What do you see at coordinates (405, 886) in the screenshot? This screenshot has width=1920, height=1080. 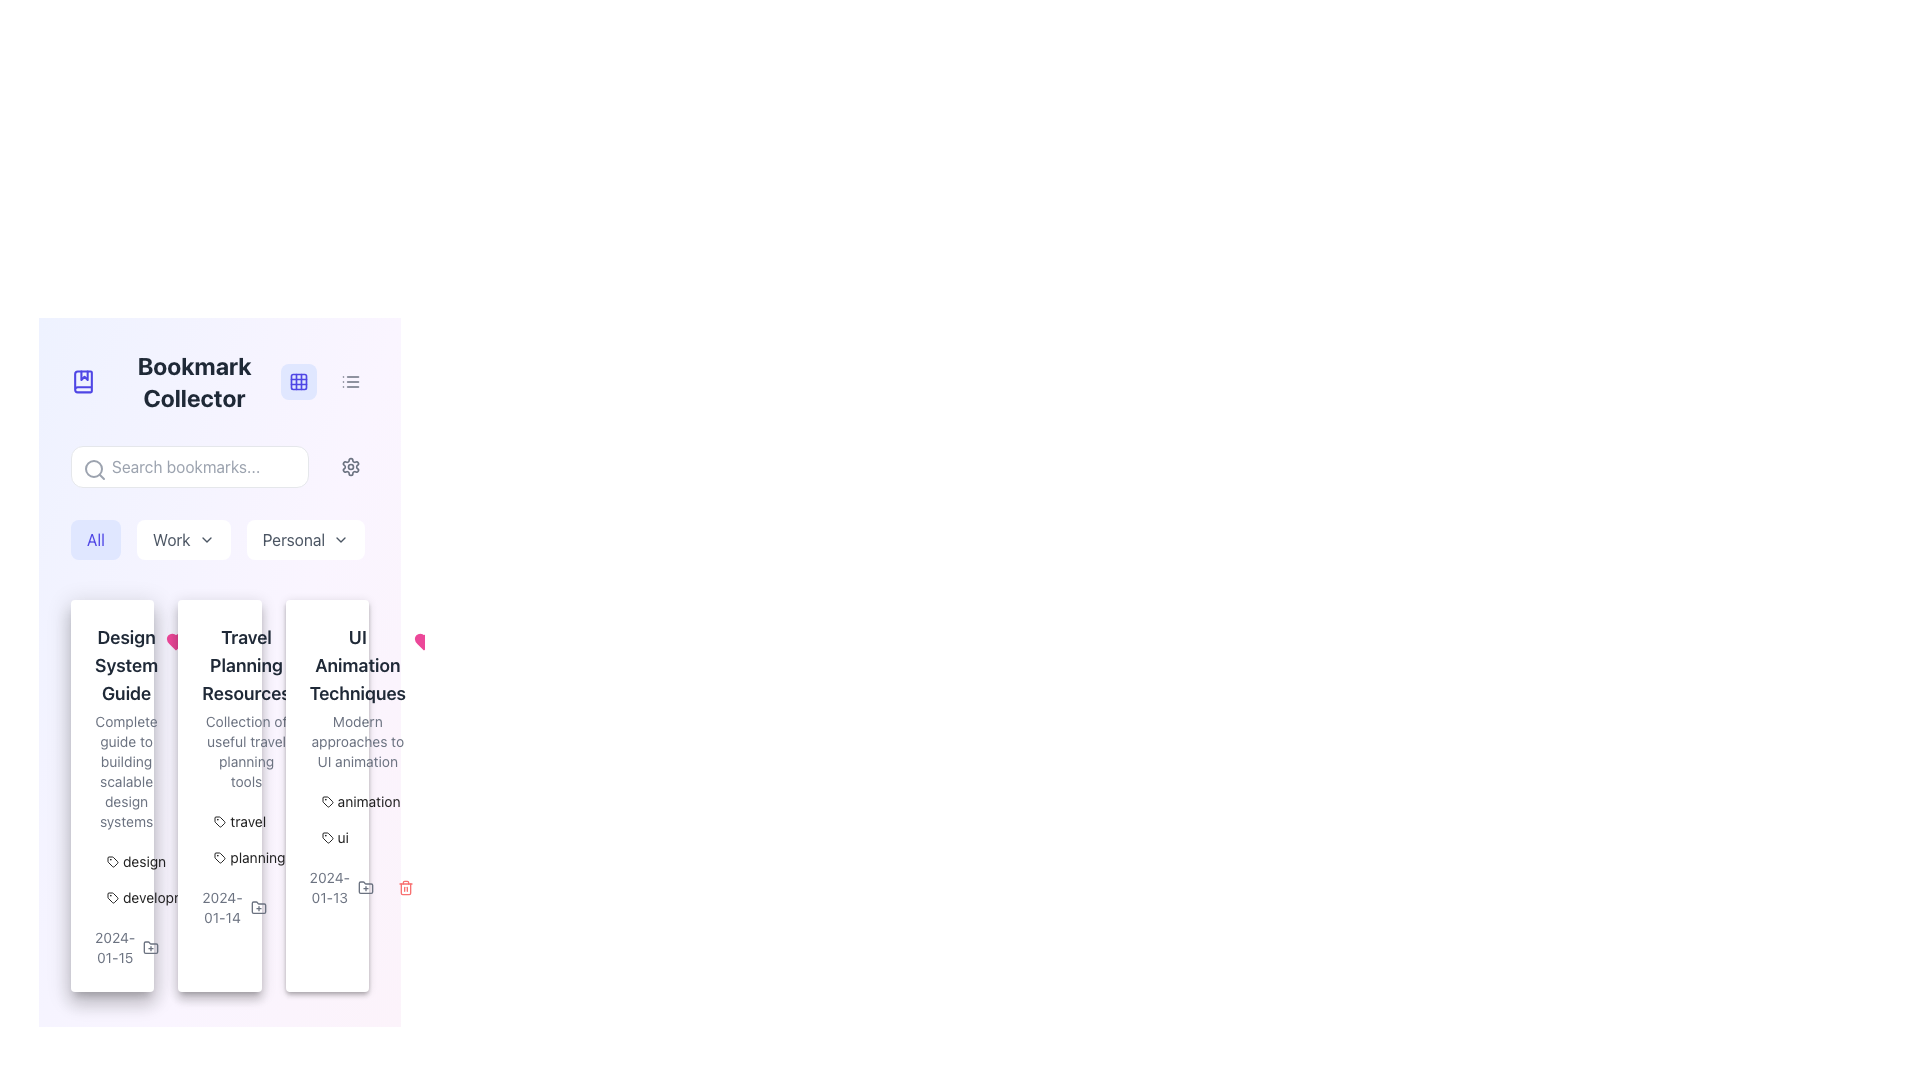 I see `the delete action icon located near the bottom-right of the third vertical list item labeled 'UI Animation Techniques'` at bounding box center [405, 886].